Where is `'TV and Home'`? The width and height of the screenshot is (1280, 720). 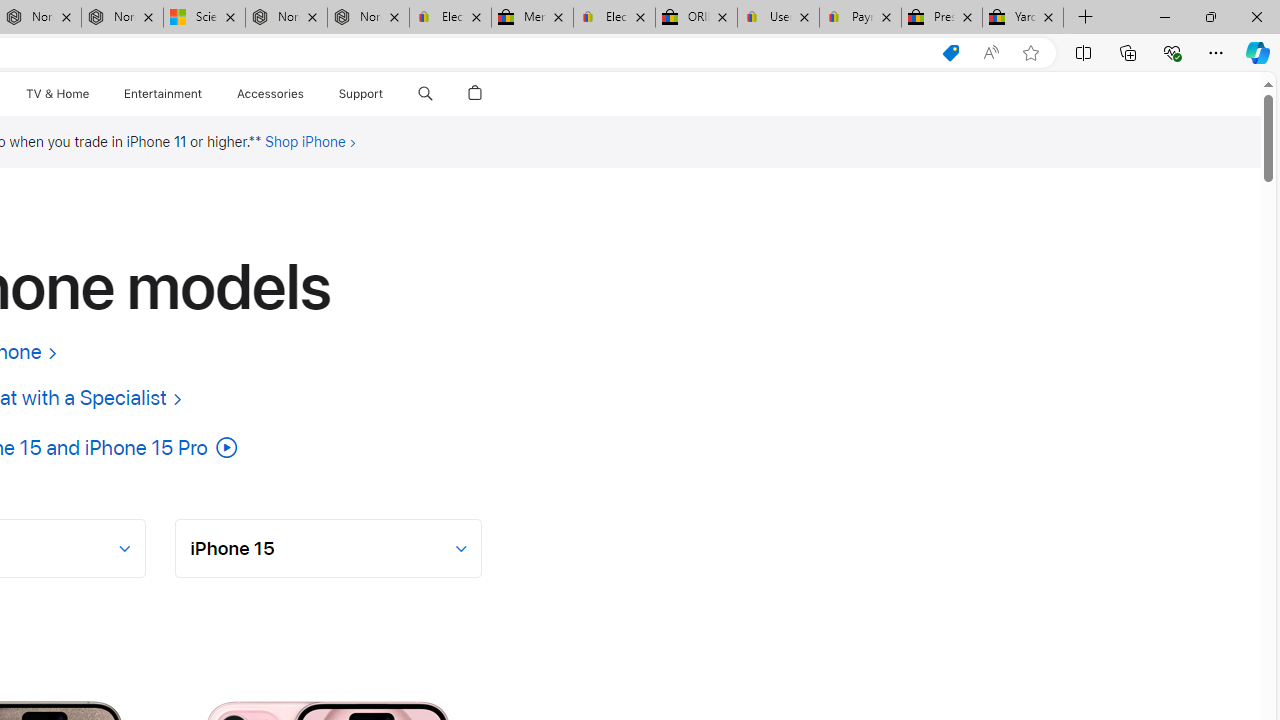 'TV and Home' is located at coordinates (56, 93).